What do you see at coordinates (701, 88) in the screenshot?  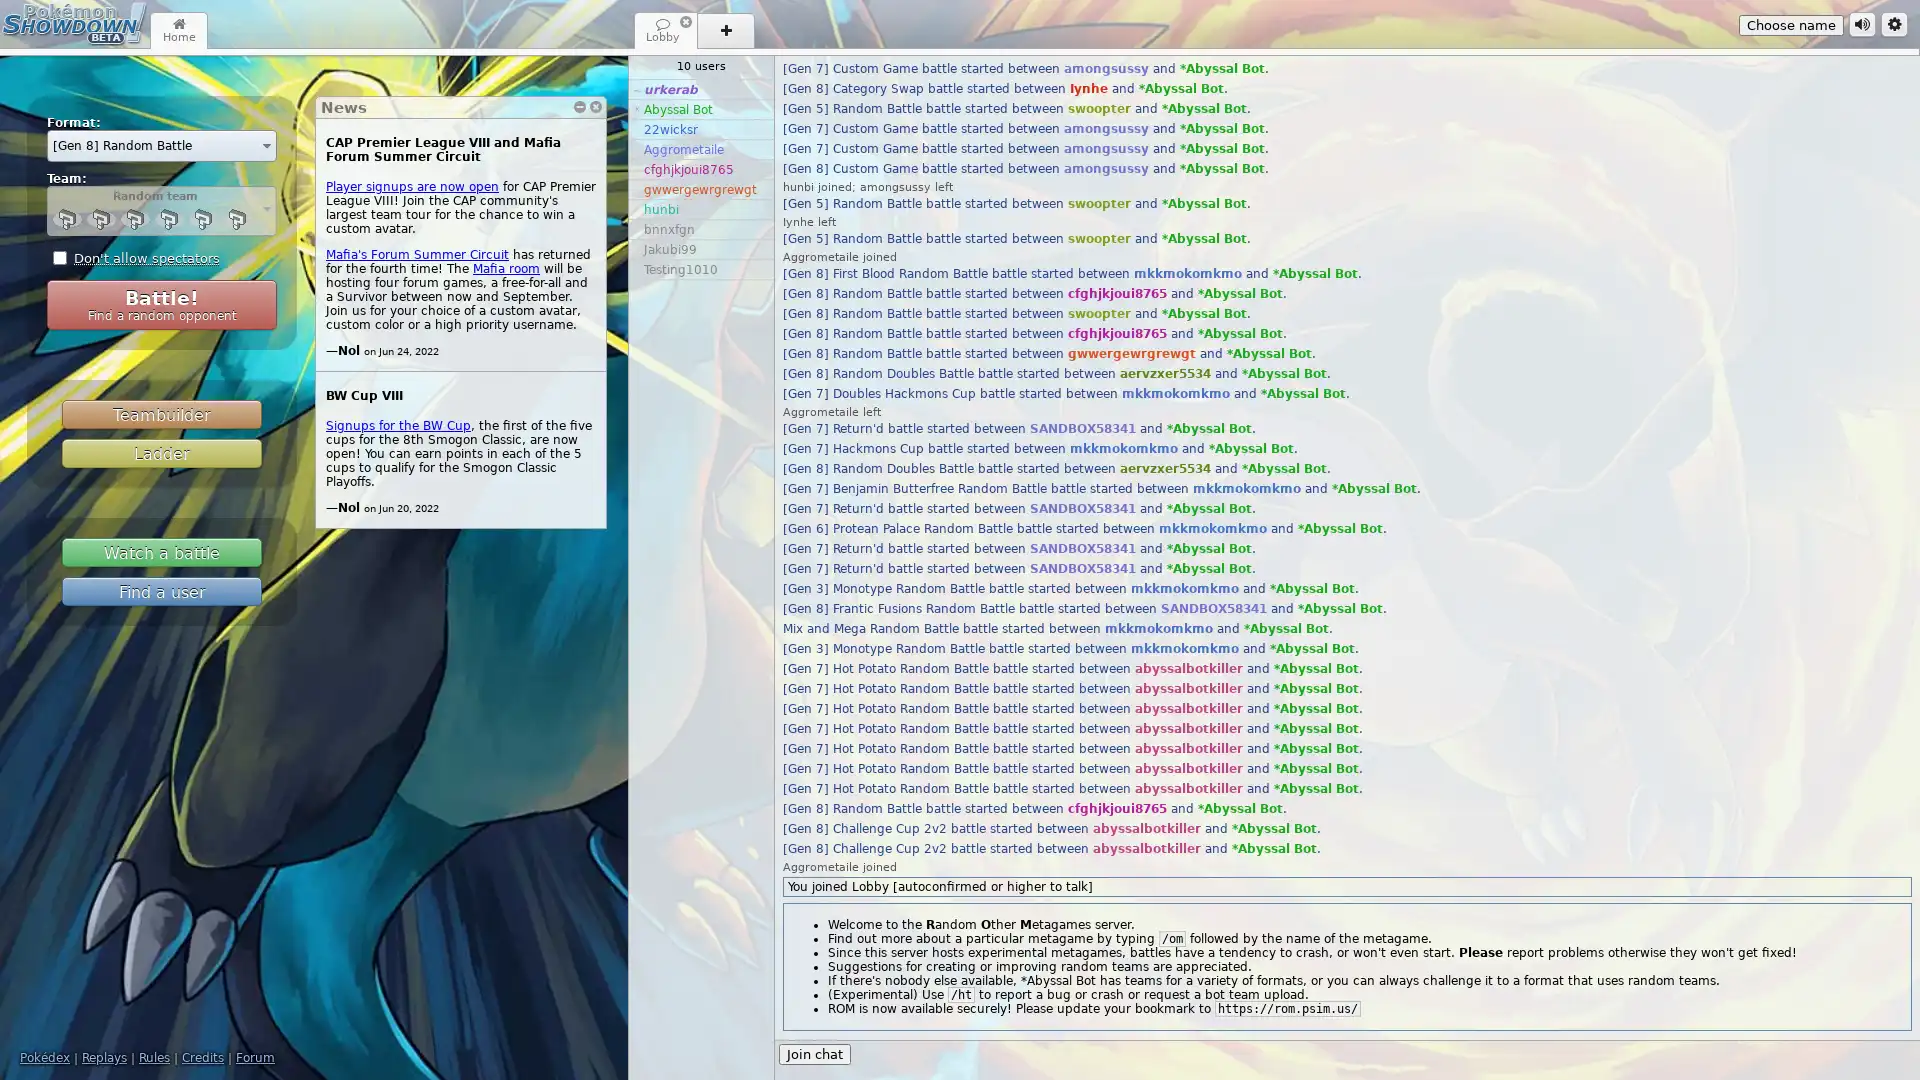 I see `~ urkerab` at bounding box center [701, 88].